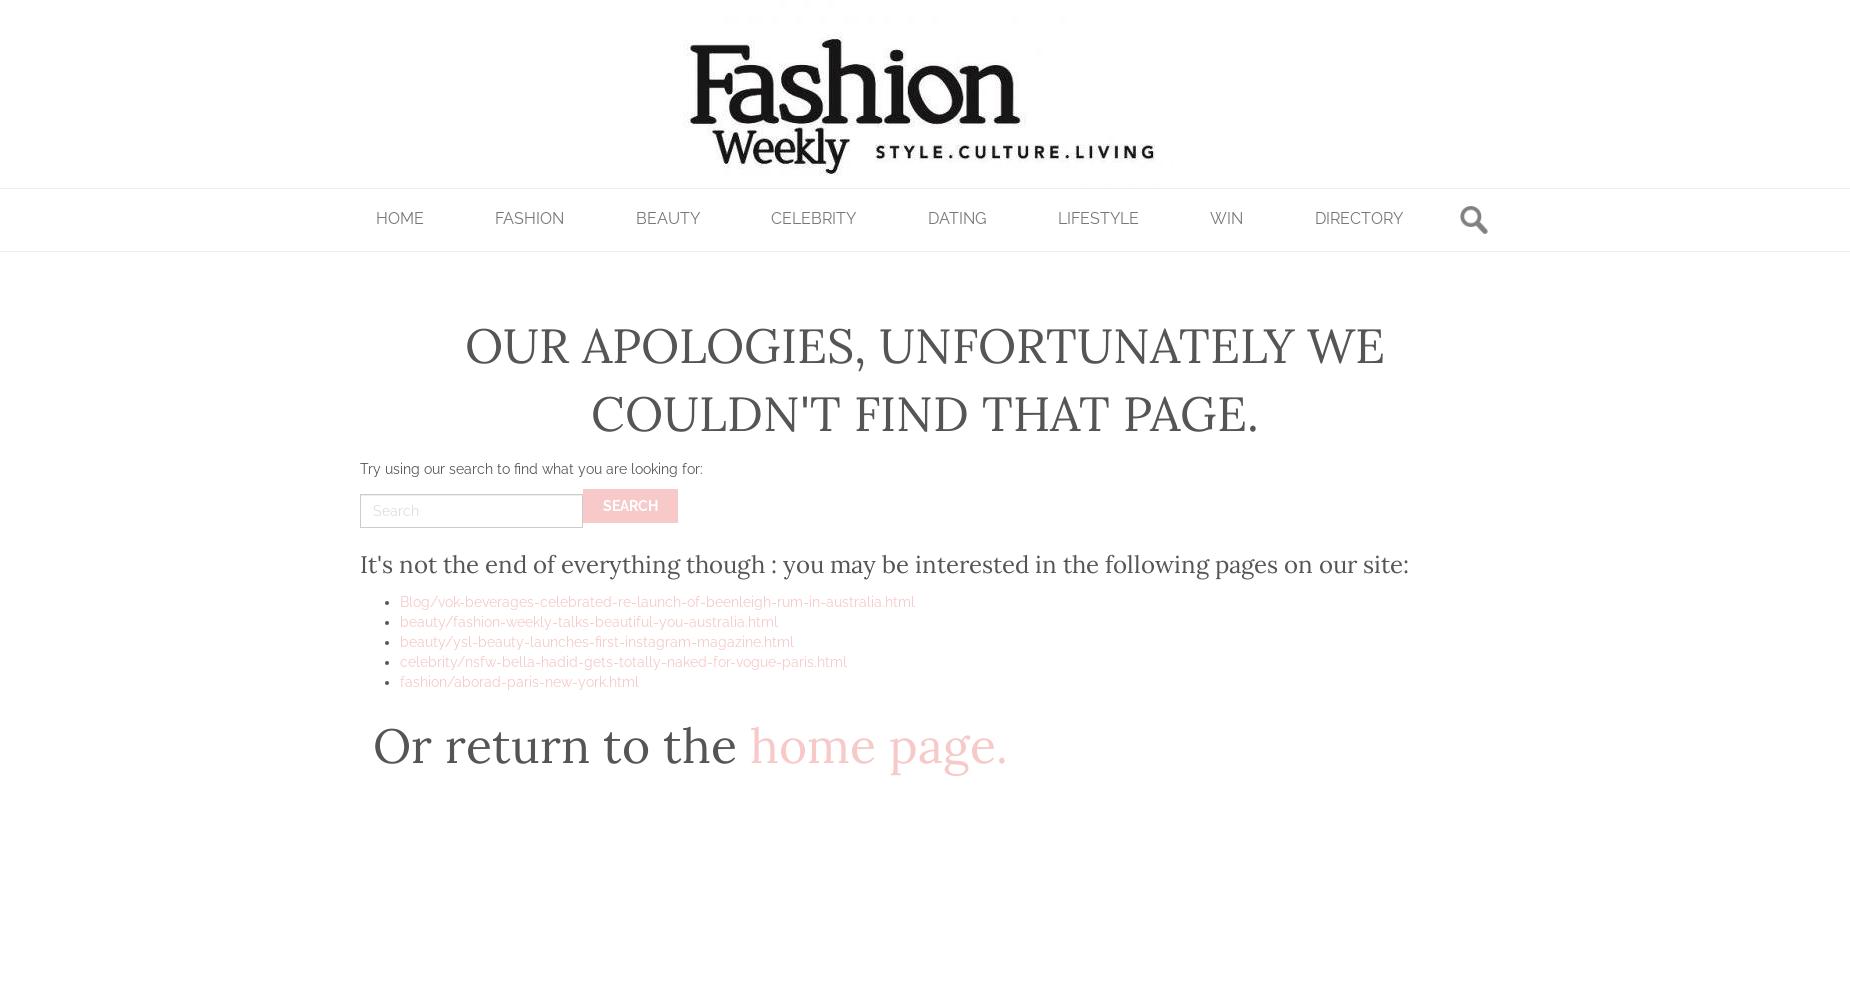 This screenshot has height=1001, width=1850. Describe the element at coordinates (666, 216) in the screenshot. I see `'Beauty'` at that location.